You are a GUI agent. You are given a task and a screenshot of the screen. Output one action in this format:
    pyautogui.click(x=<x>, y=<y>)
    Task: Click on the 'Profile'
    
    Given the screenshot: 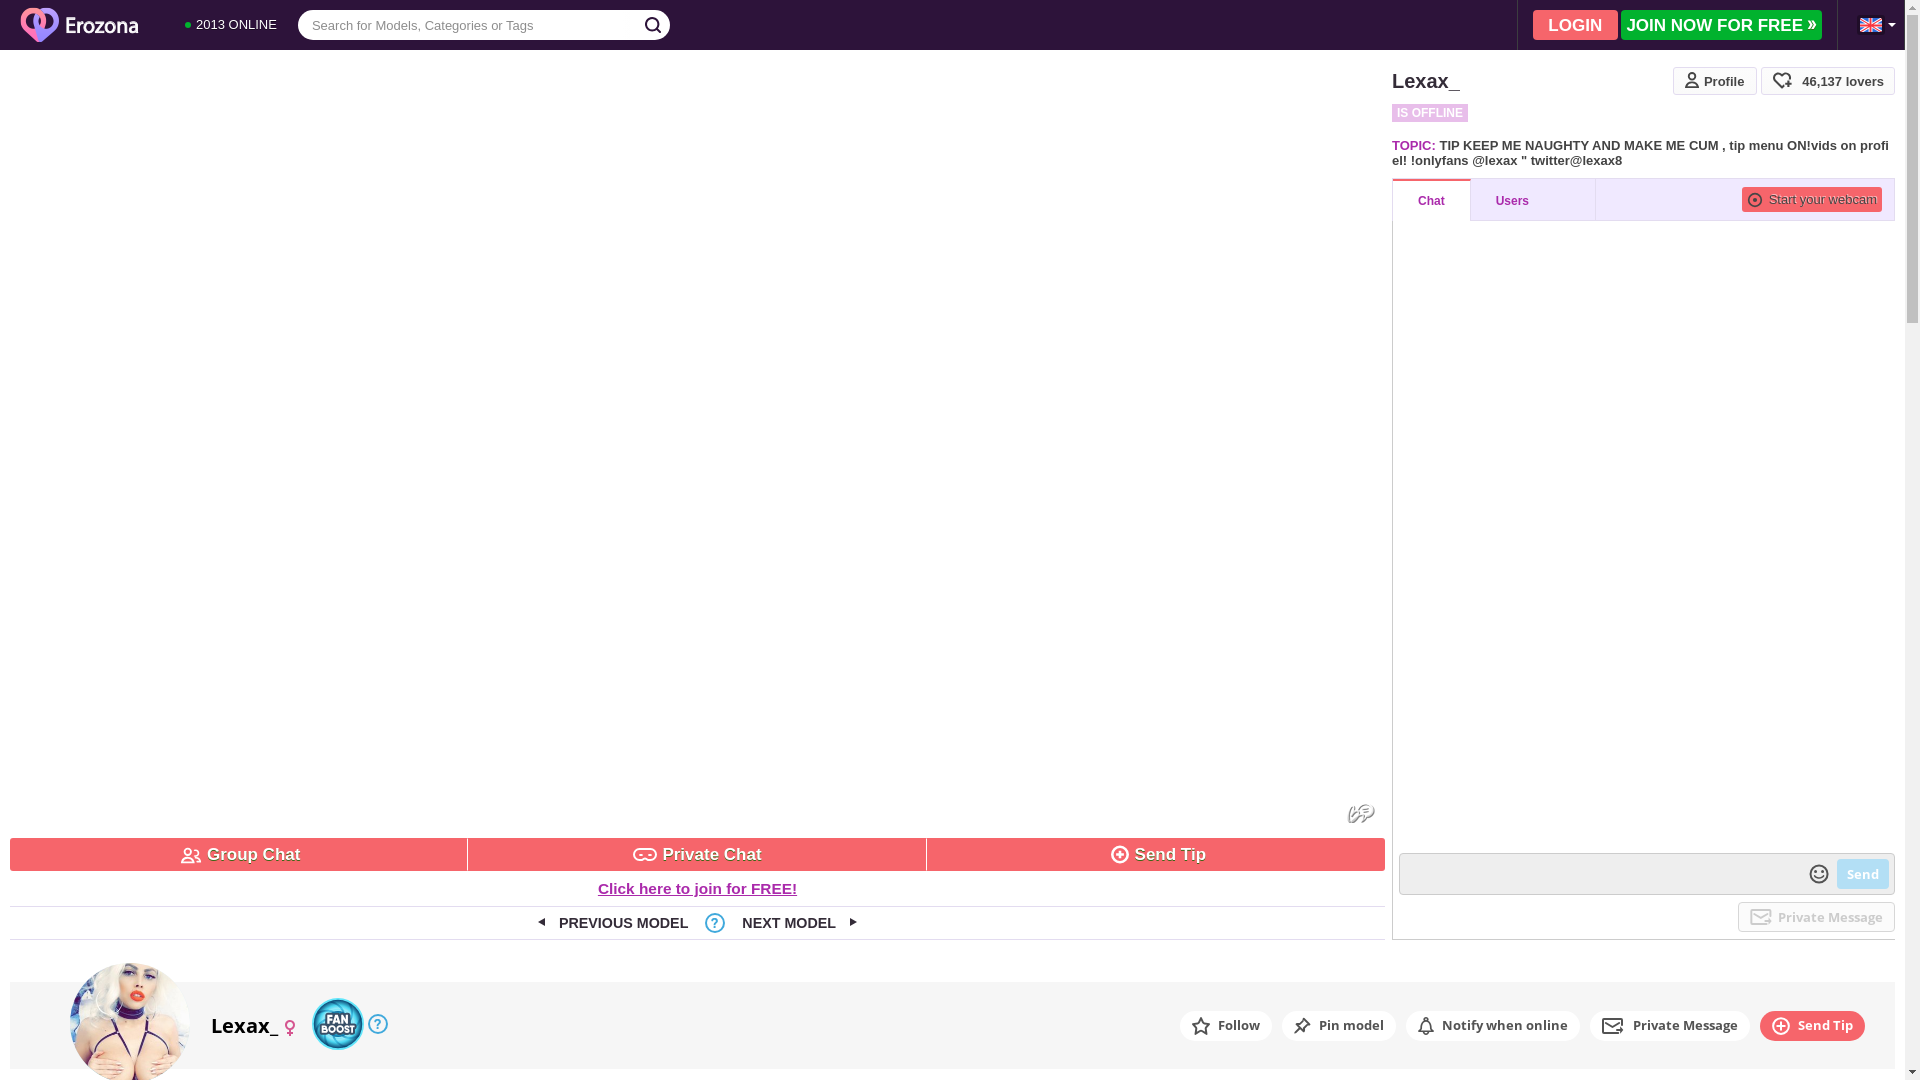 What is the action you would take?
    pyautogui.click(x=1713, y=80)
    